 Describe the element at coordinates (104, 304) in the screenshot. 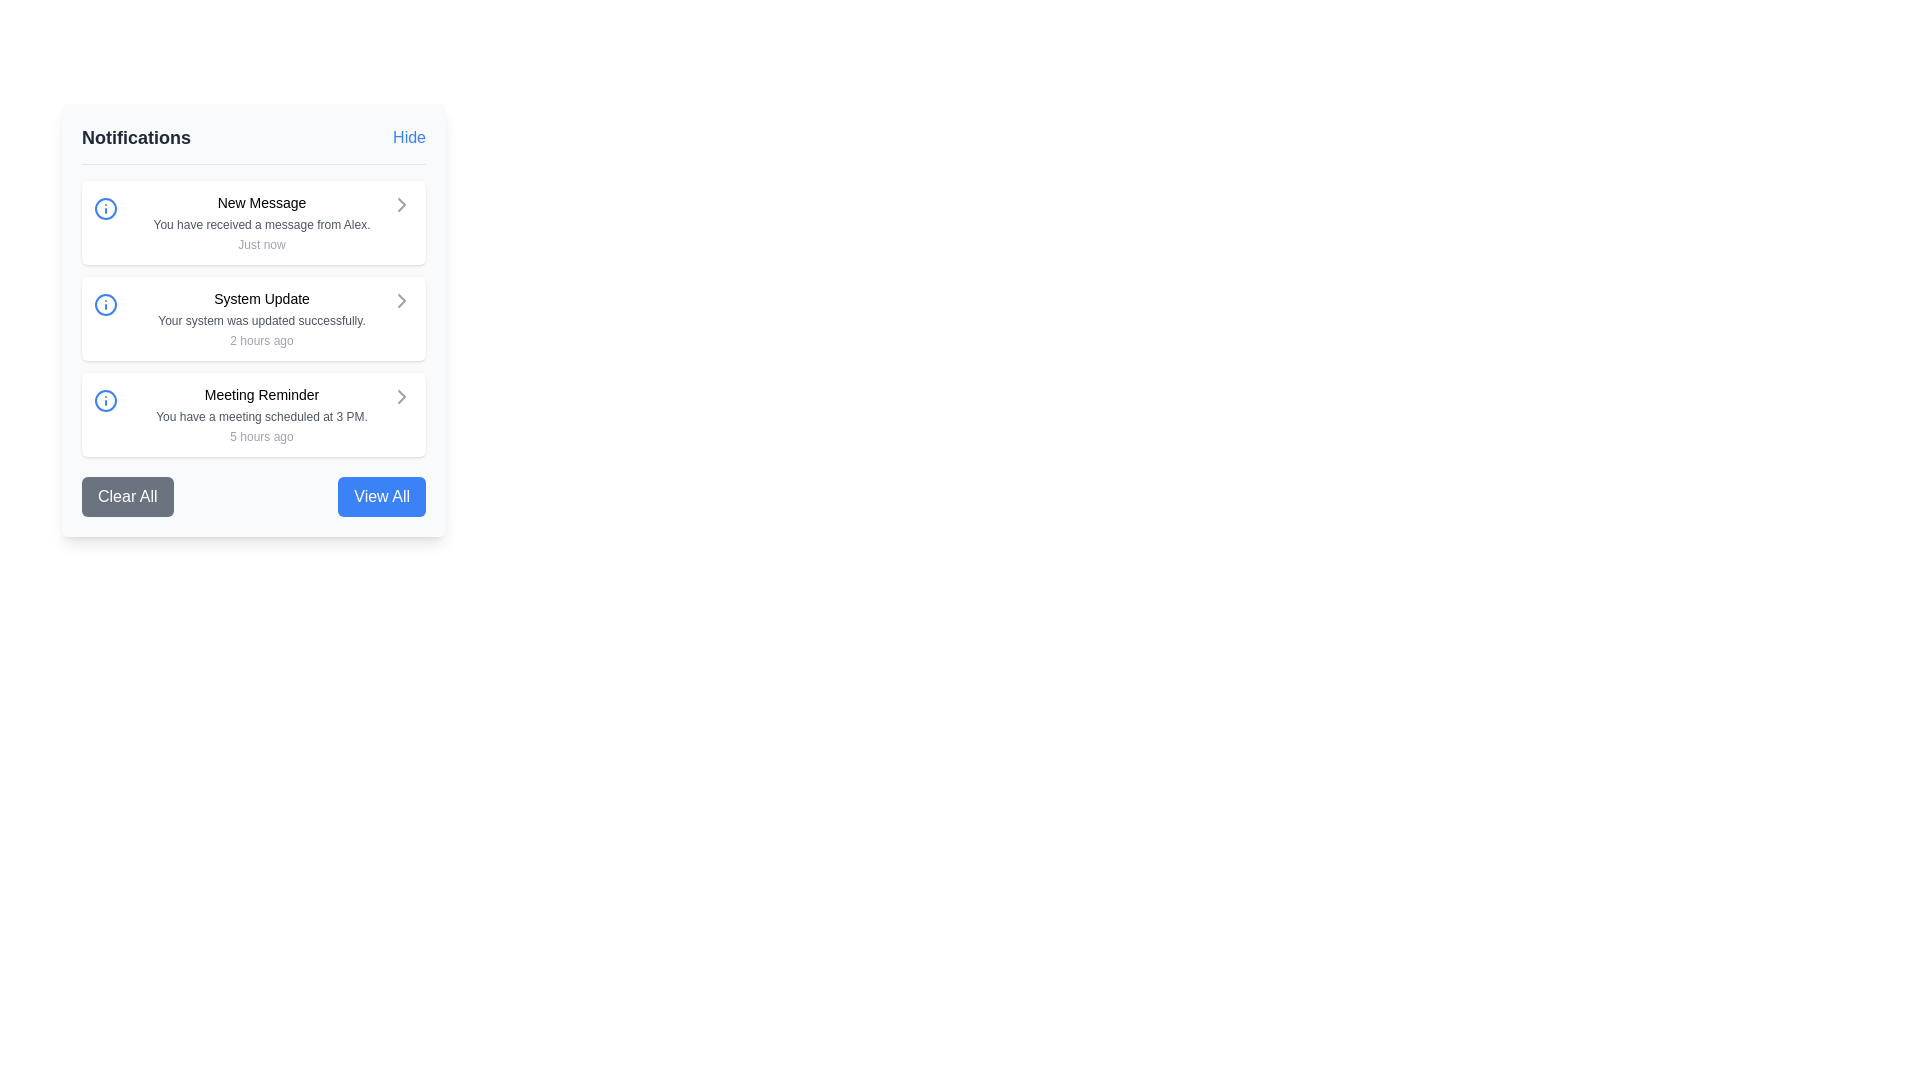

I see `the information icon located in the top-left corner of the 'System Update' notification card, which provides context to the notification` at that location.